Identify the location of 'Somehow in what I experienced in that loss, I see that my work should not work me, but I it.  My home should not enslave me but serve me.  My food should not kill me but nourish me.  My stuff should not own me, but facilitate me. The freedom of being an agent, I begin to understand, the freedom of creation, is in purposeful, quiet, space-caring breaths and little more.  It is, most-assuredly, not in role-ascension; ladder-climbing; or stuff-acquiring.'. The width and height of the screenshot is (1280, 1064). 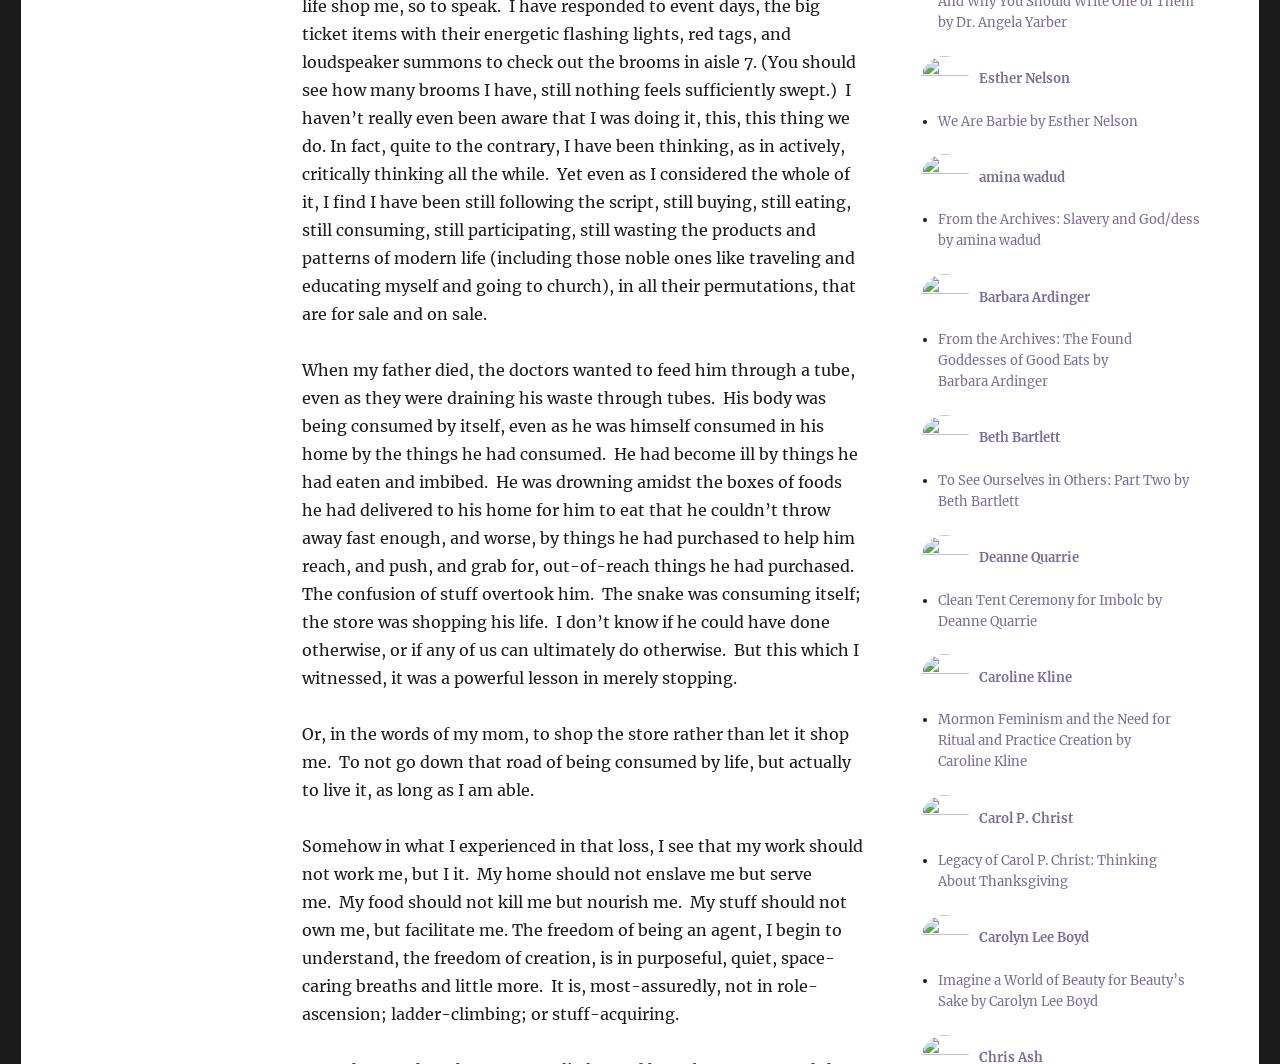
(300, 930).